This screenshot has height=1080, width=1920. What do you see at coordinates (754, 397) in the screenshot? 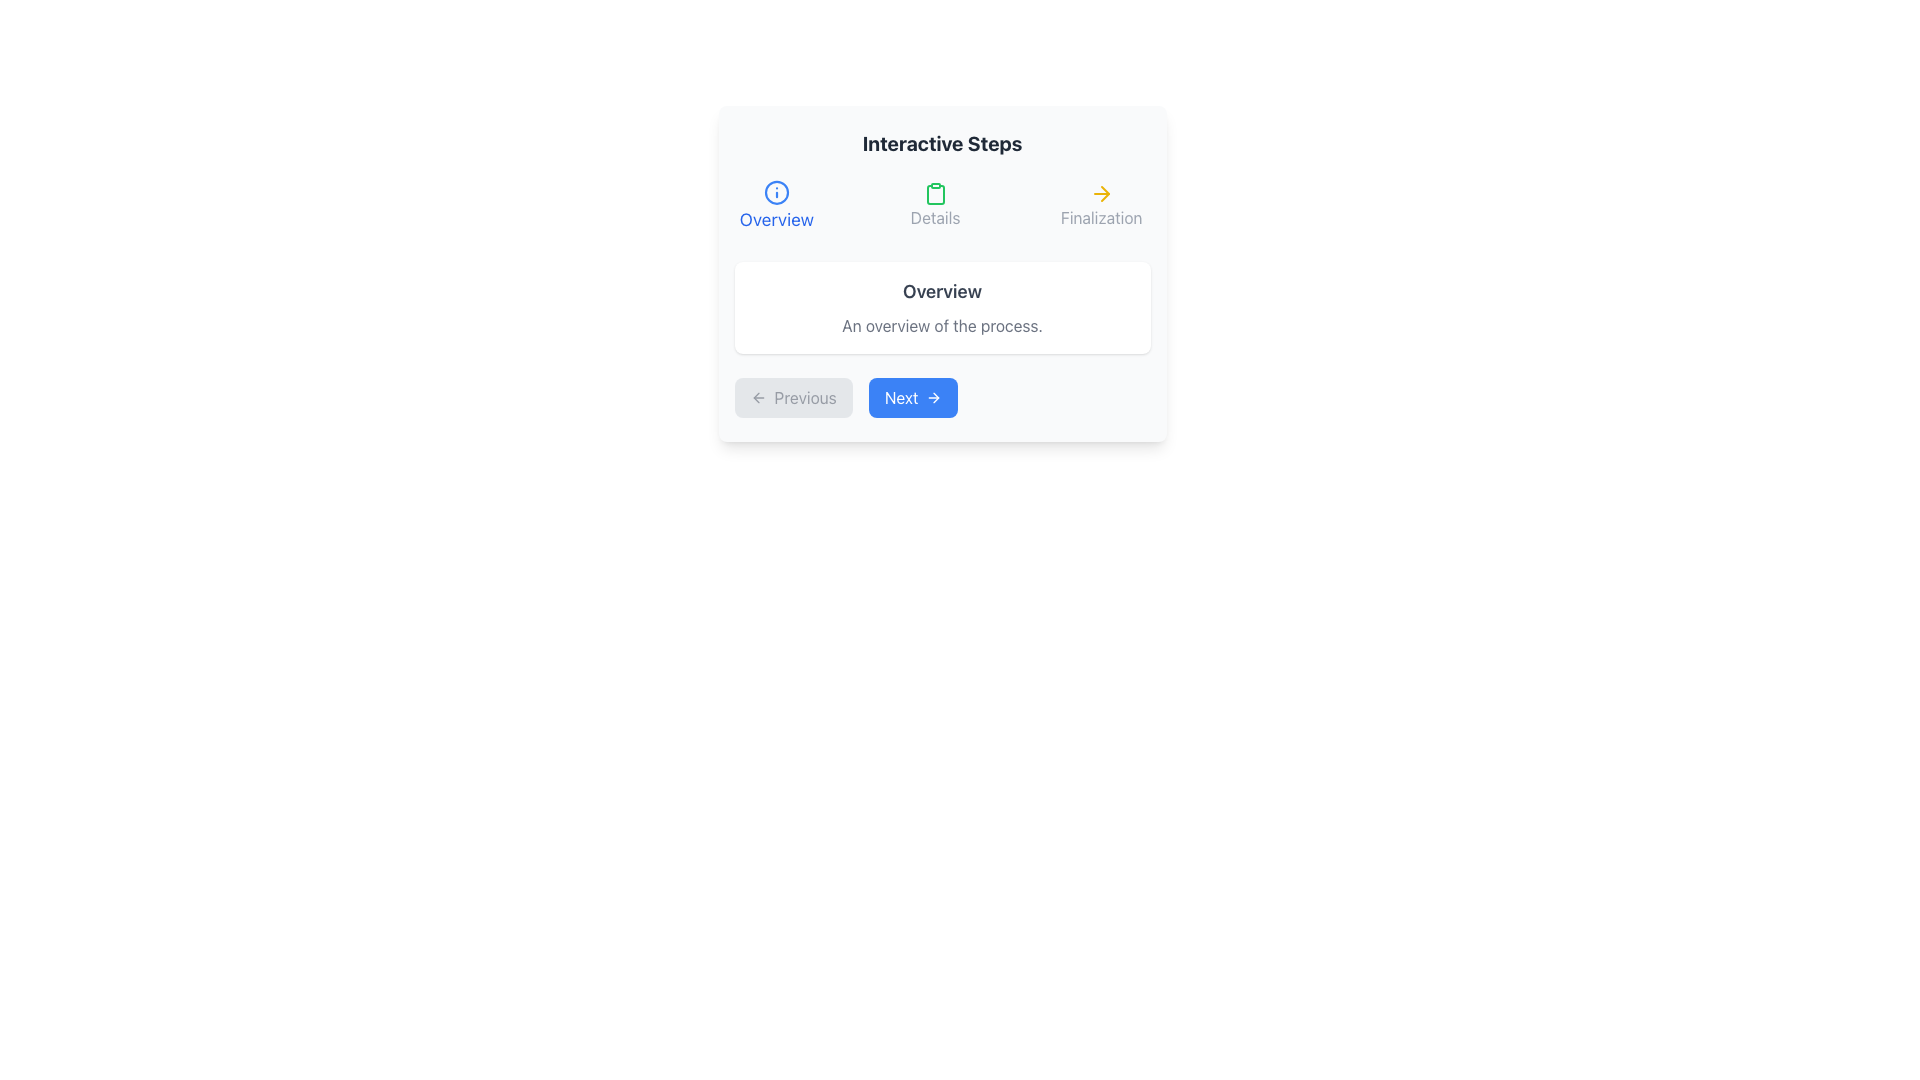
I see `the back arrow icon, which is a triangular arrow-like shape pointing leftwards` at bounding box center [754, 397].